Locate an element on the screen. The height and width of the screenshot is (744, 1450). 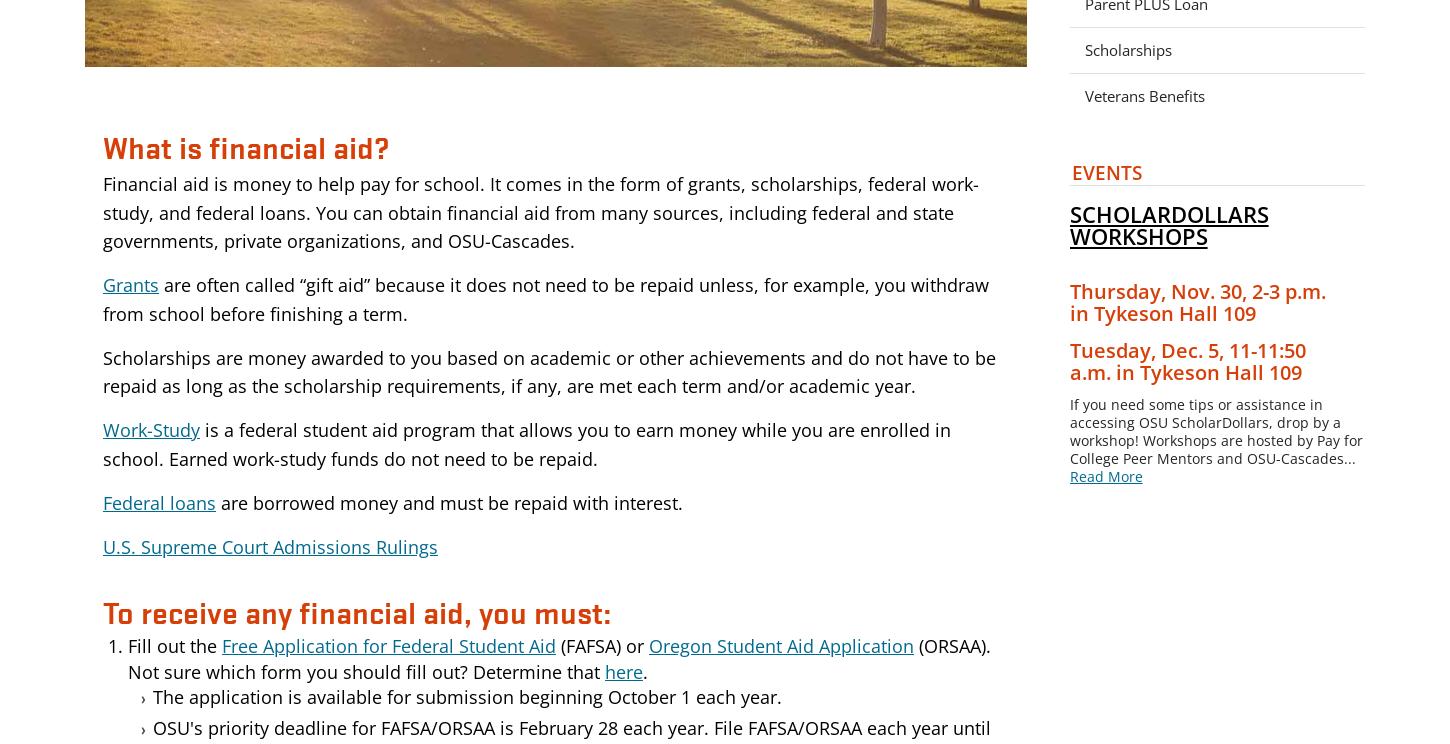
'Veterans Benefits' is located at coordinates (1143, 94).